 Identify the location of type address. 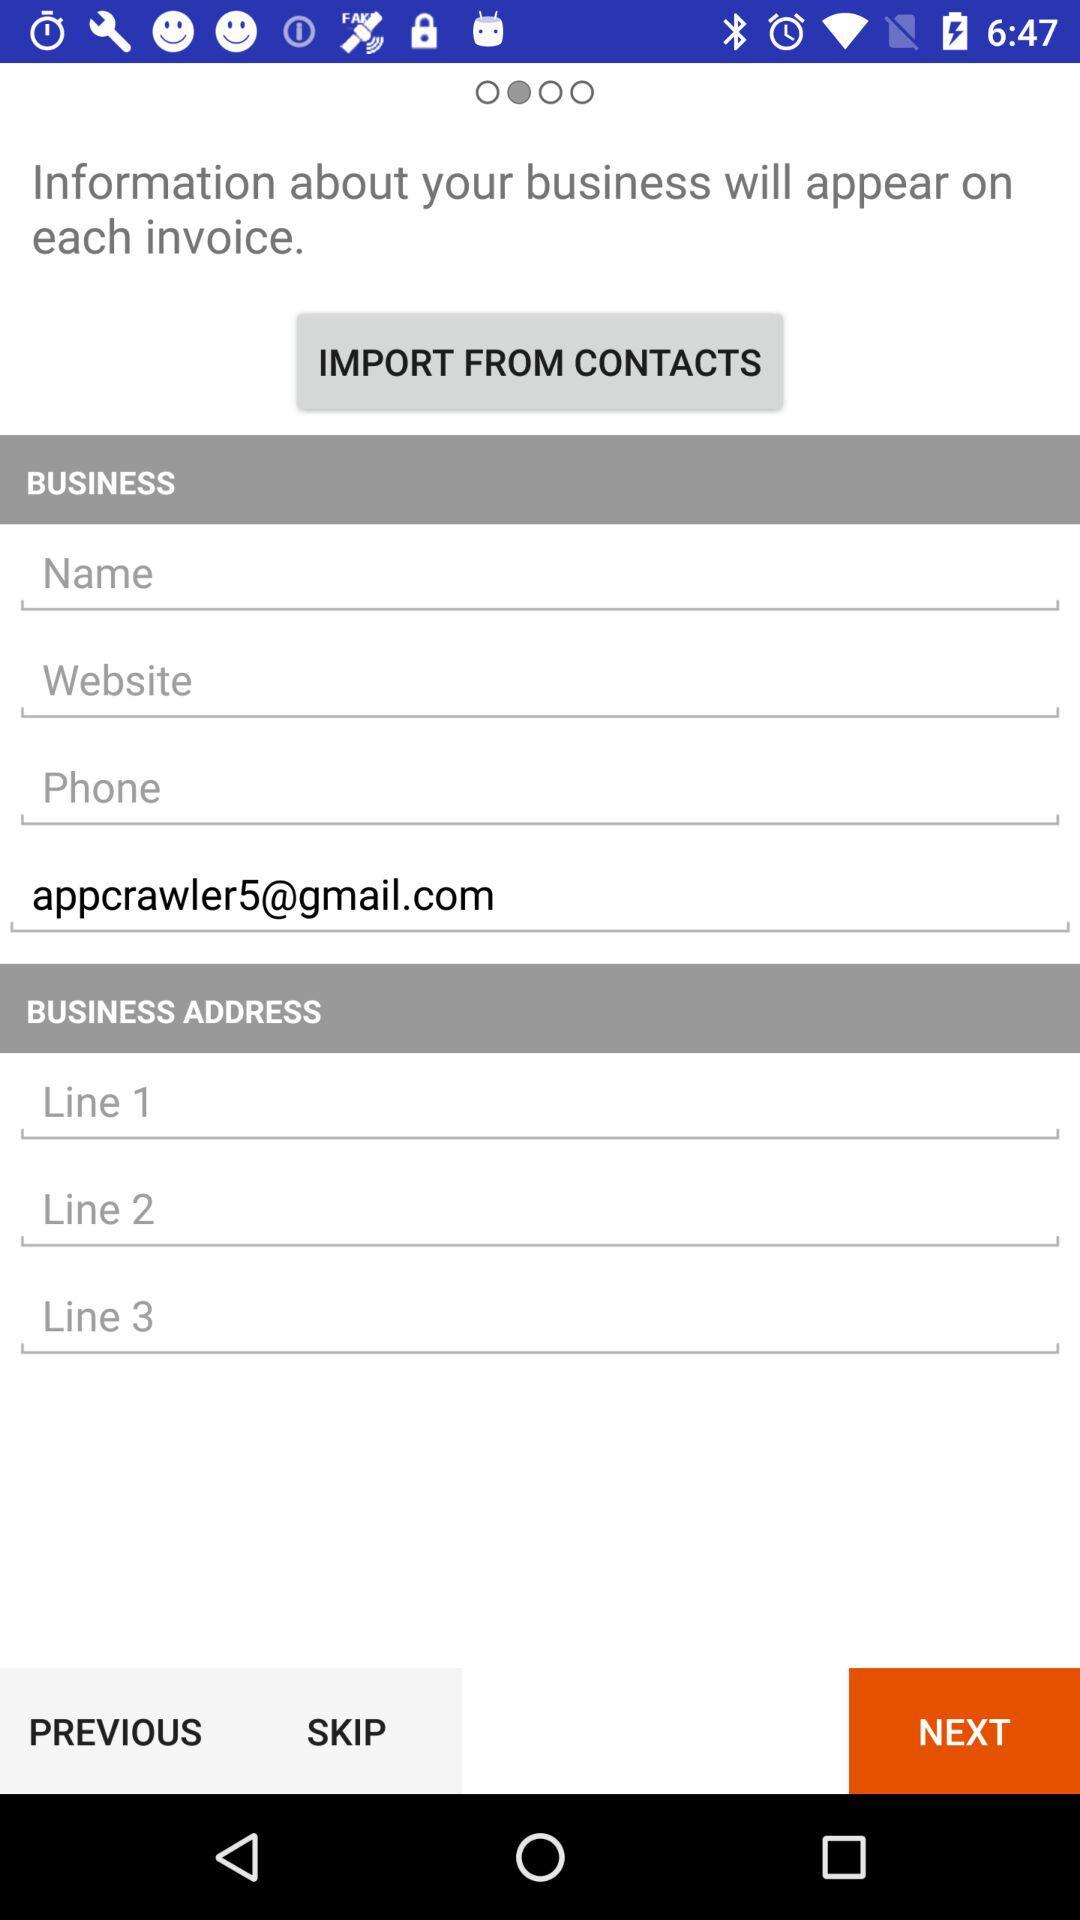
(540, 1207).